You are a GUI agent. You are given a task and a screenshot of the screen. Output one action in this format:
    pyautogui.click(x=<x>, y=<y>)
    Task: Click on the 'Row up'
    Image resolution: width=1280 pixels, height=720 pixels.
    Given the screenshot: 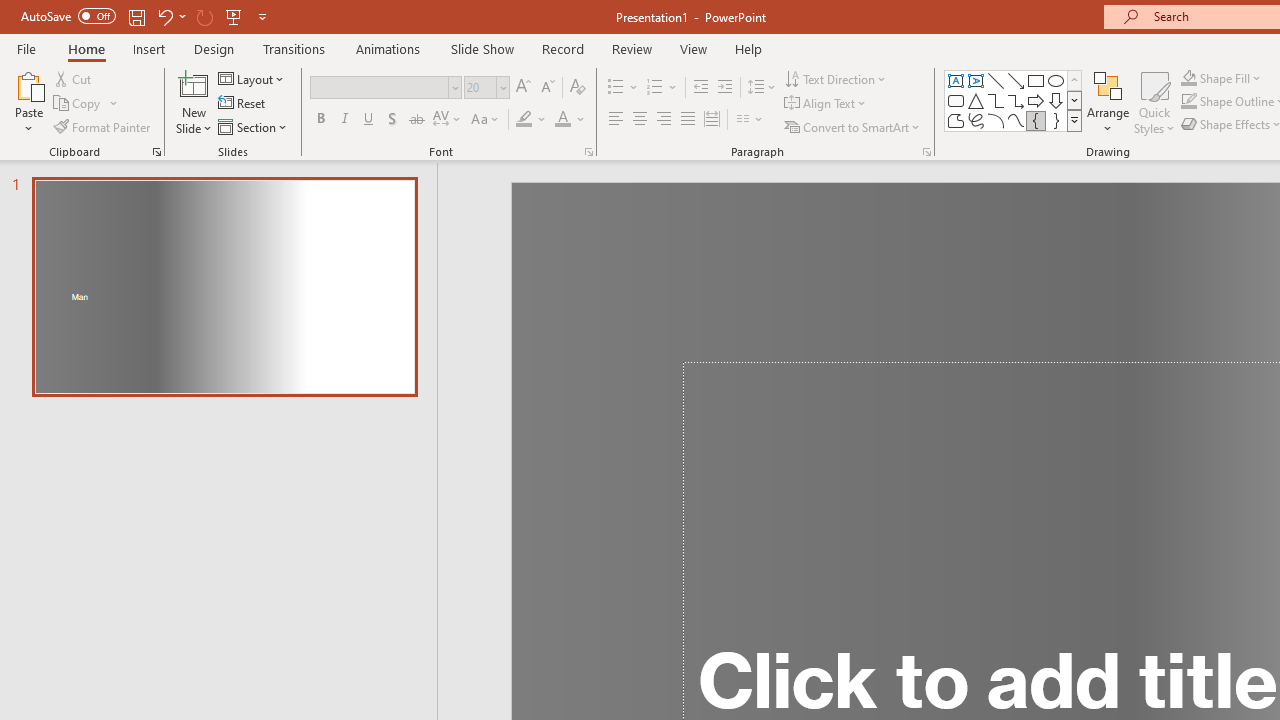 What is the action you would take?
    pyautogui.click(x=1073, y=79)
    